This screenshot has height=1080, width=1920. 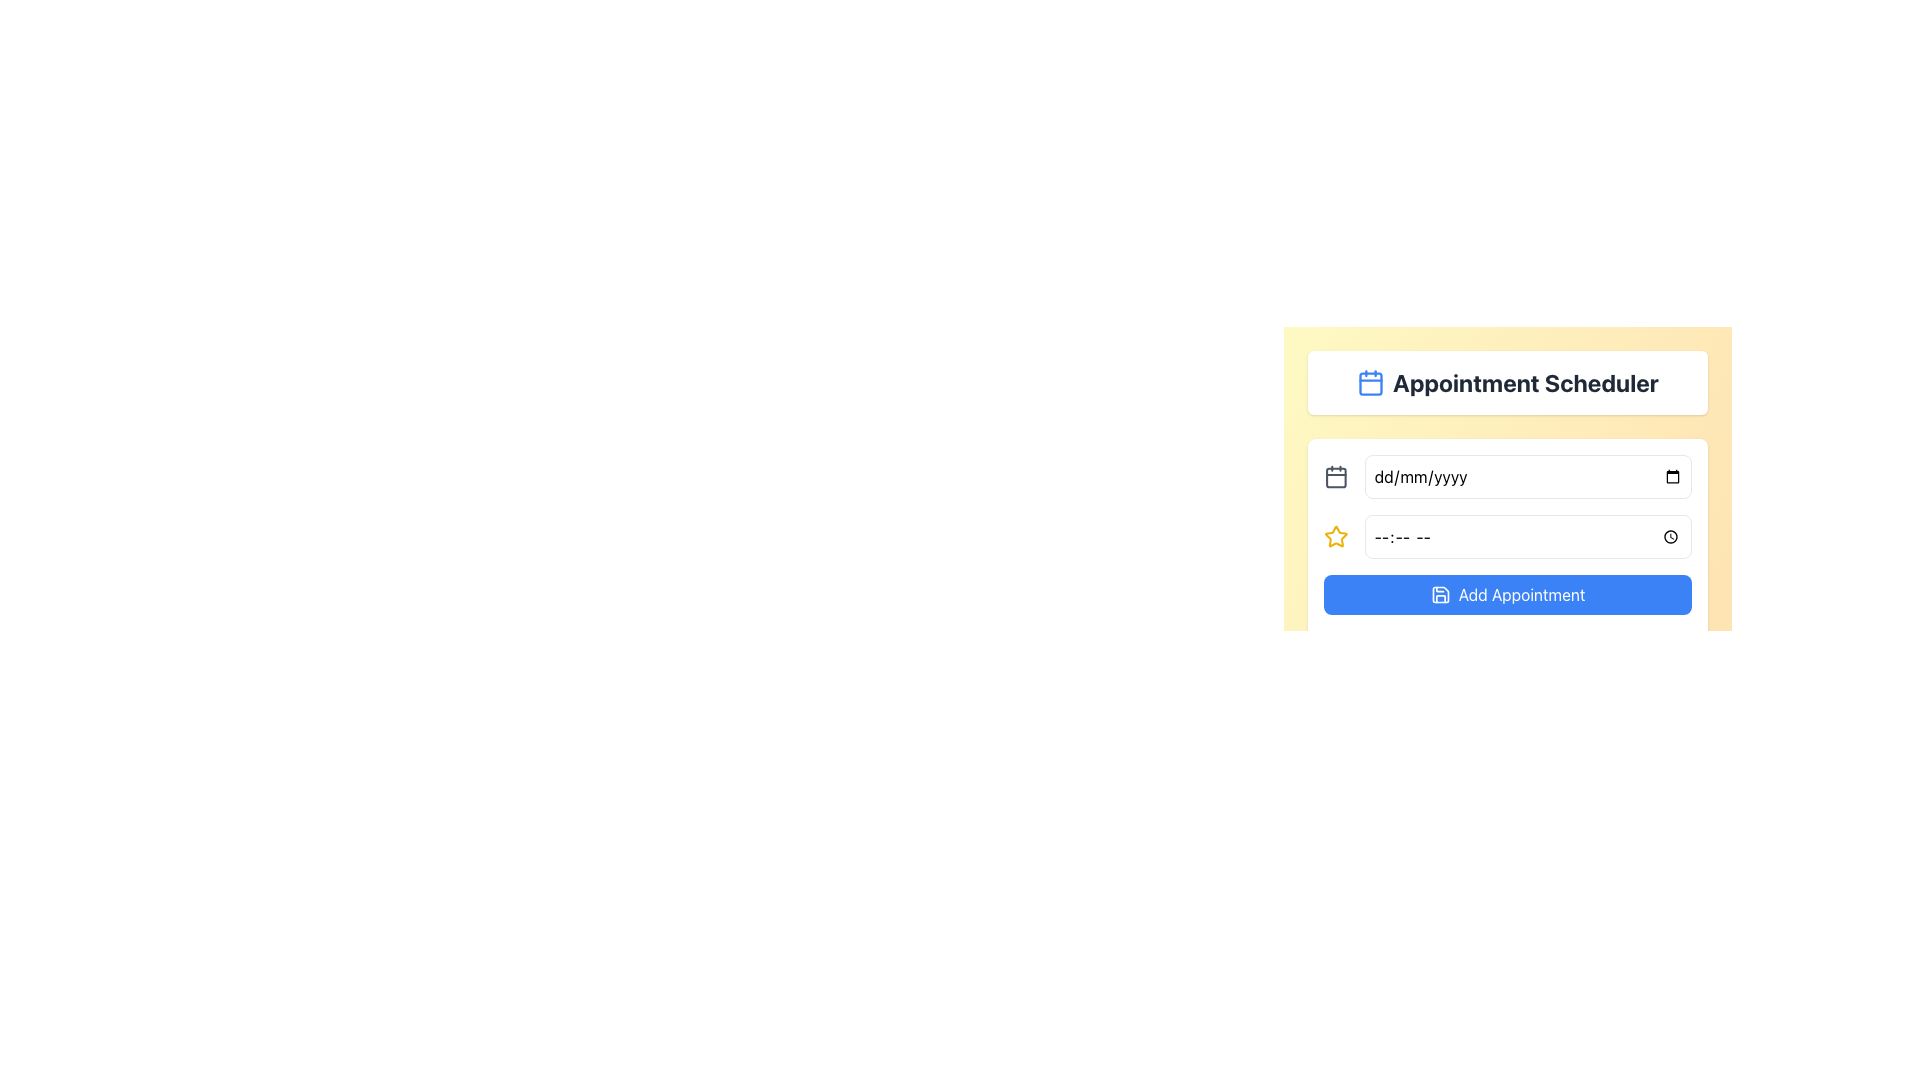 What do you see at coordinates (1336, 477) in the screenshot?
I see `the date picker icon located to the left of the date input field in the appointment scheduling interface` at bounding box center [1336, 477].